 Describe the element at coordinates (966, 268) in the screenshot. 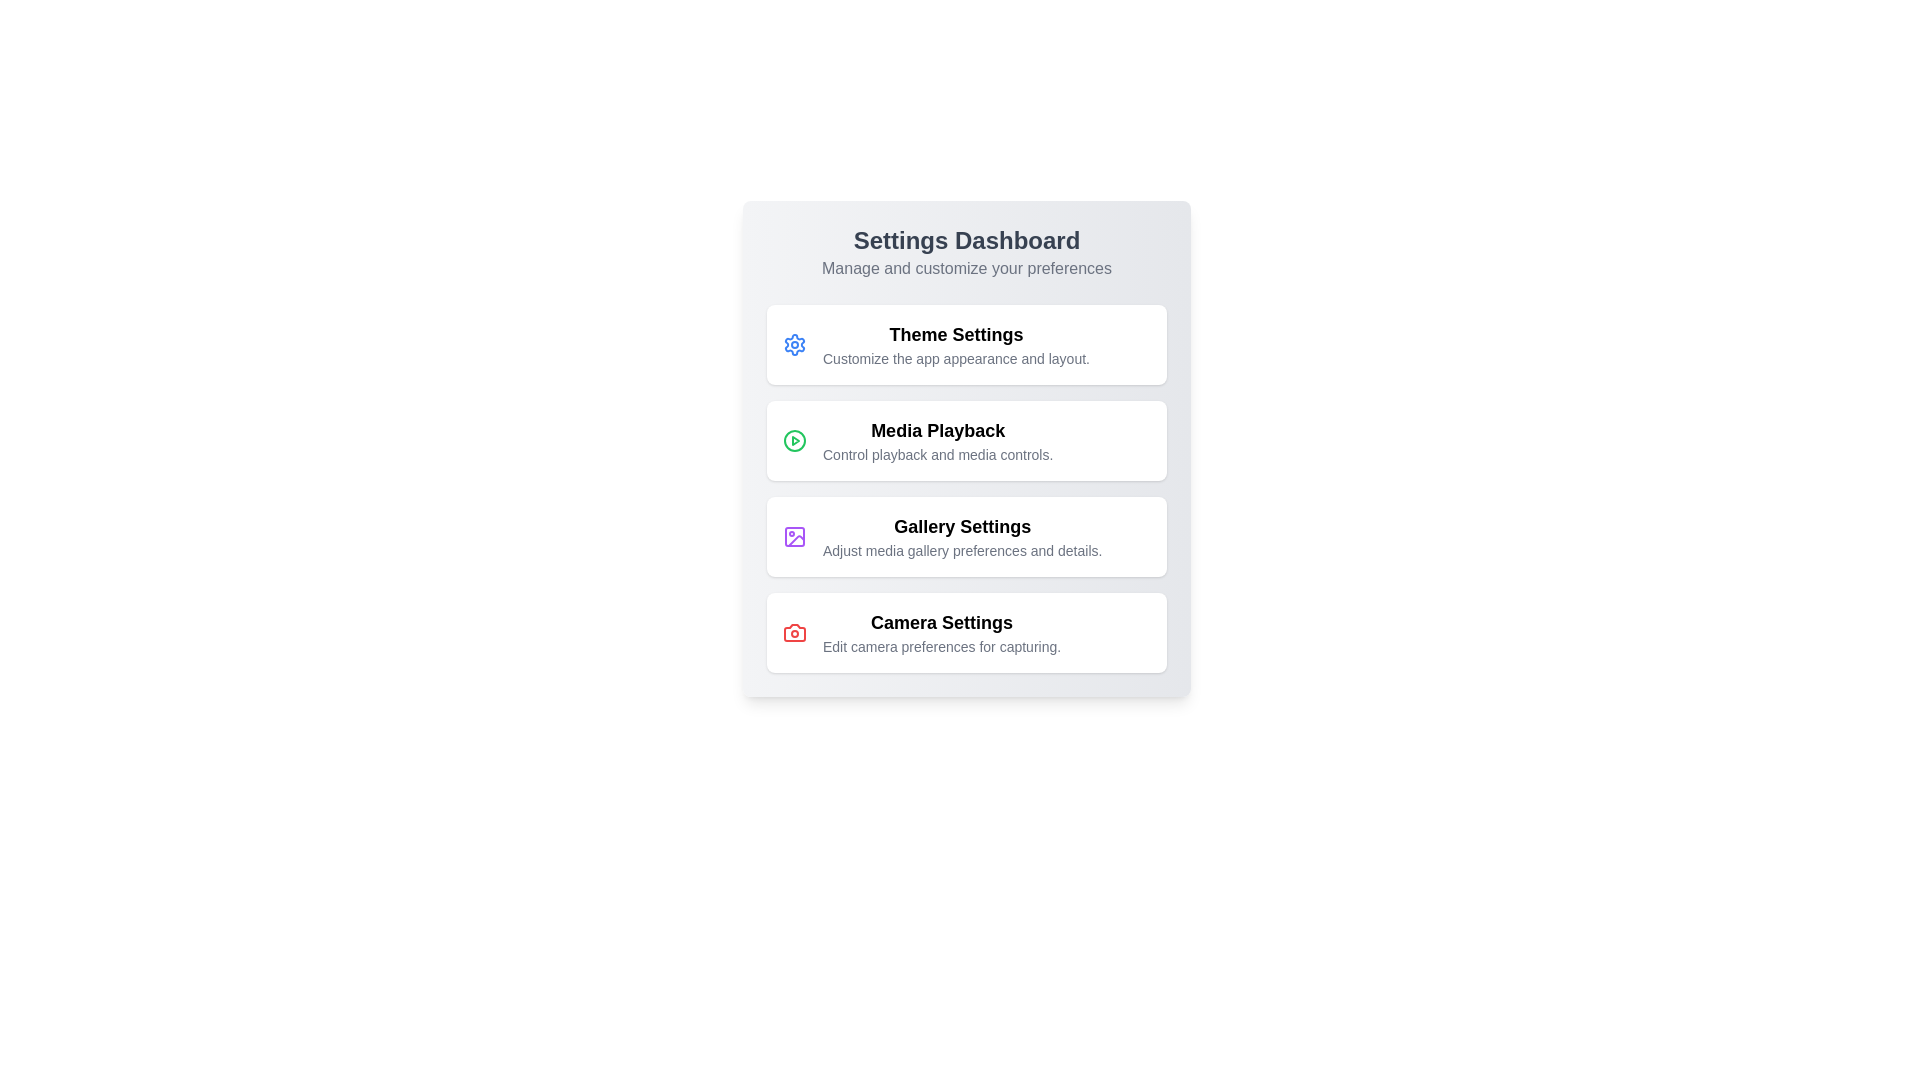

I see `and interpret the descriptive subtitle text located directly below the 'Settings Dashboard' title, which provides guidance about the dashboard's purpose` at that location.